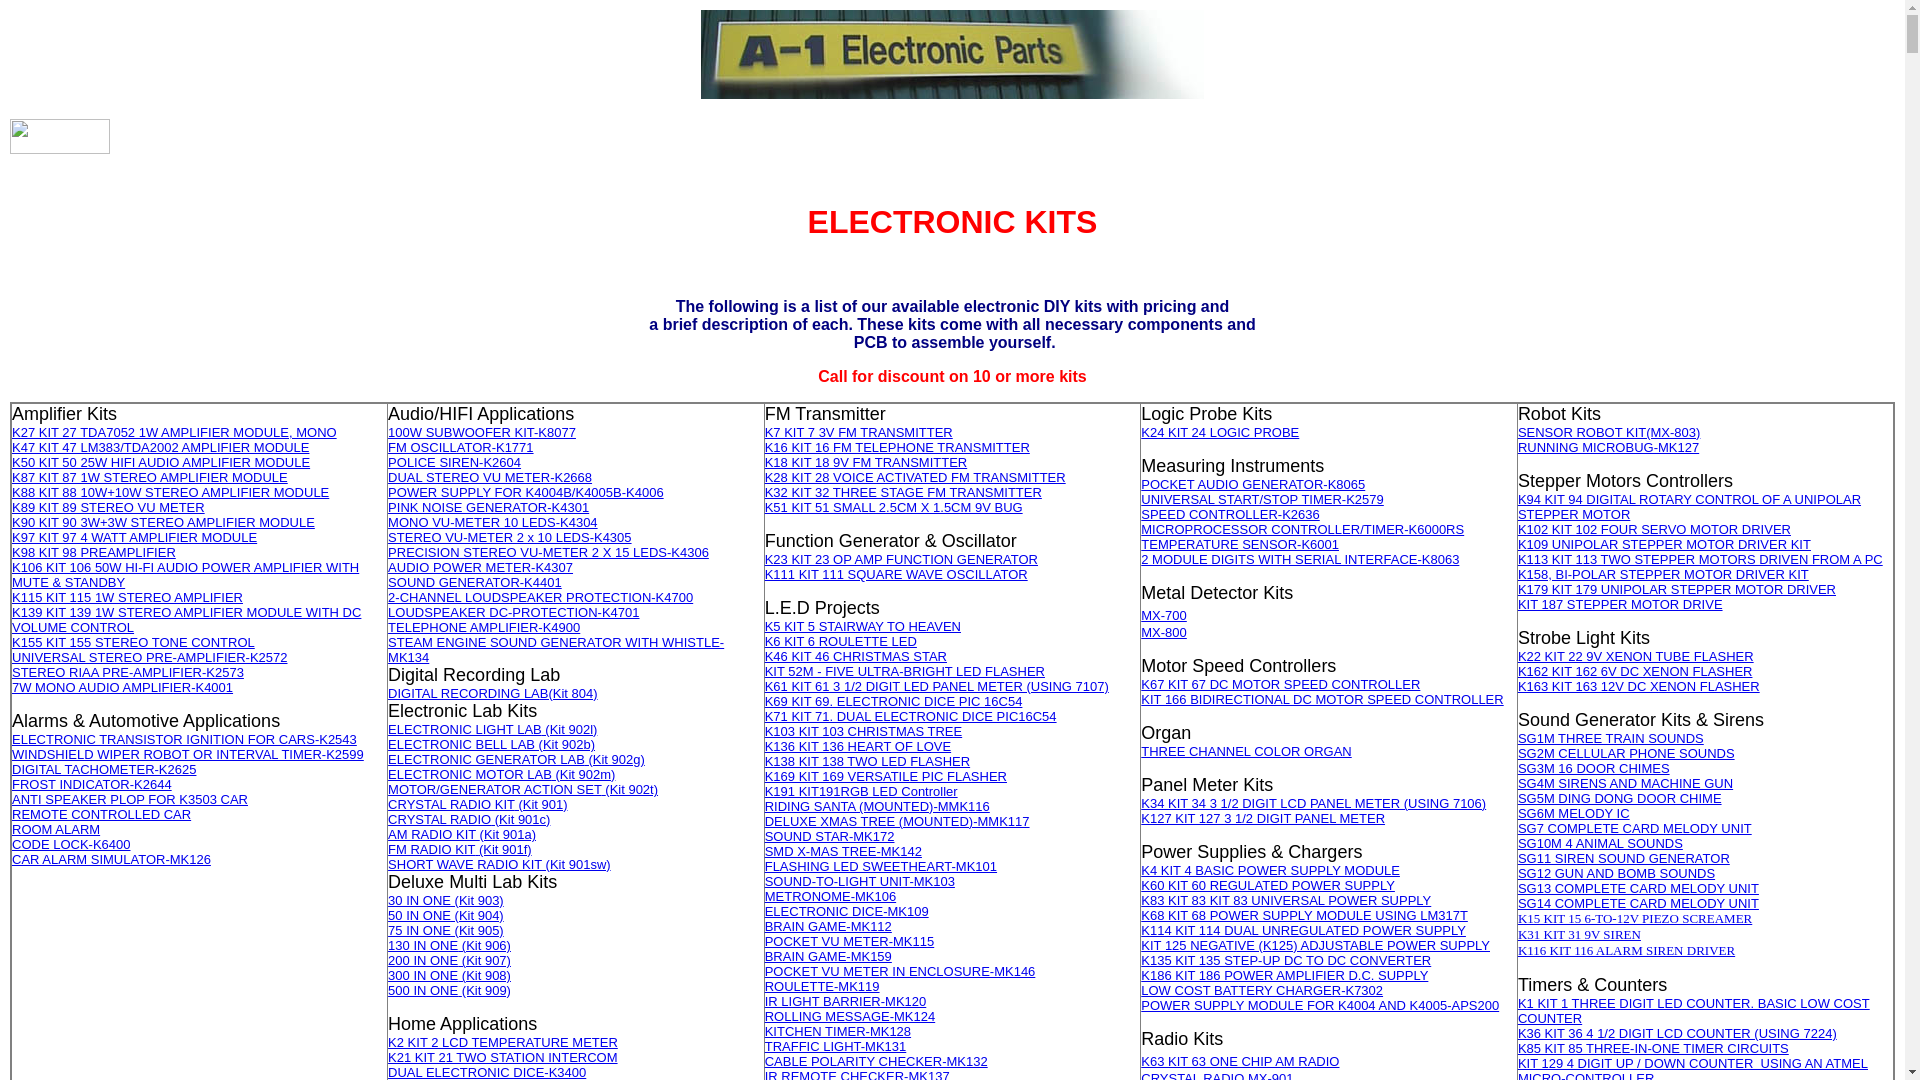 The image size is (1920, 1080). I want to click on 'SG7 COMPLETE CARD MELODY UNIT', so click(1517, 828).